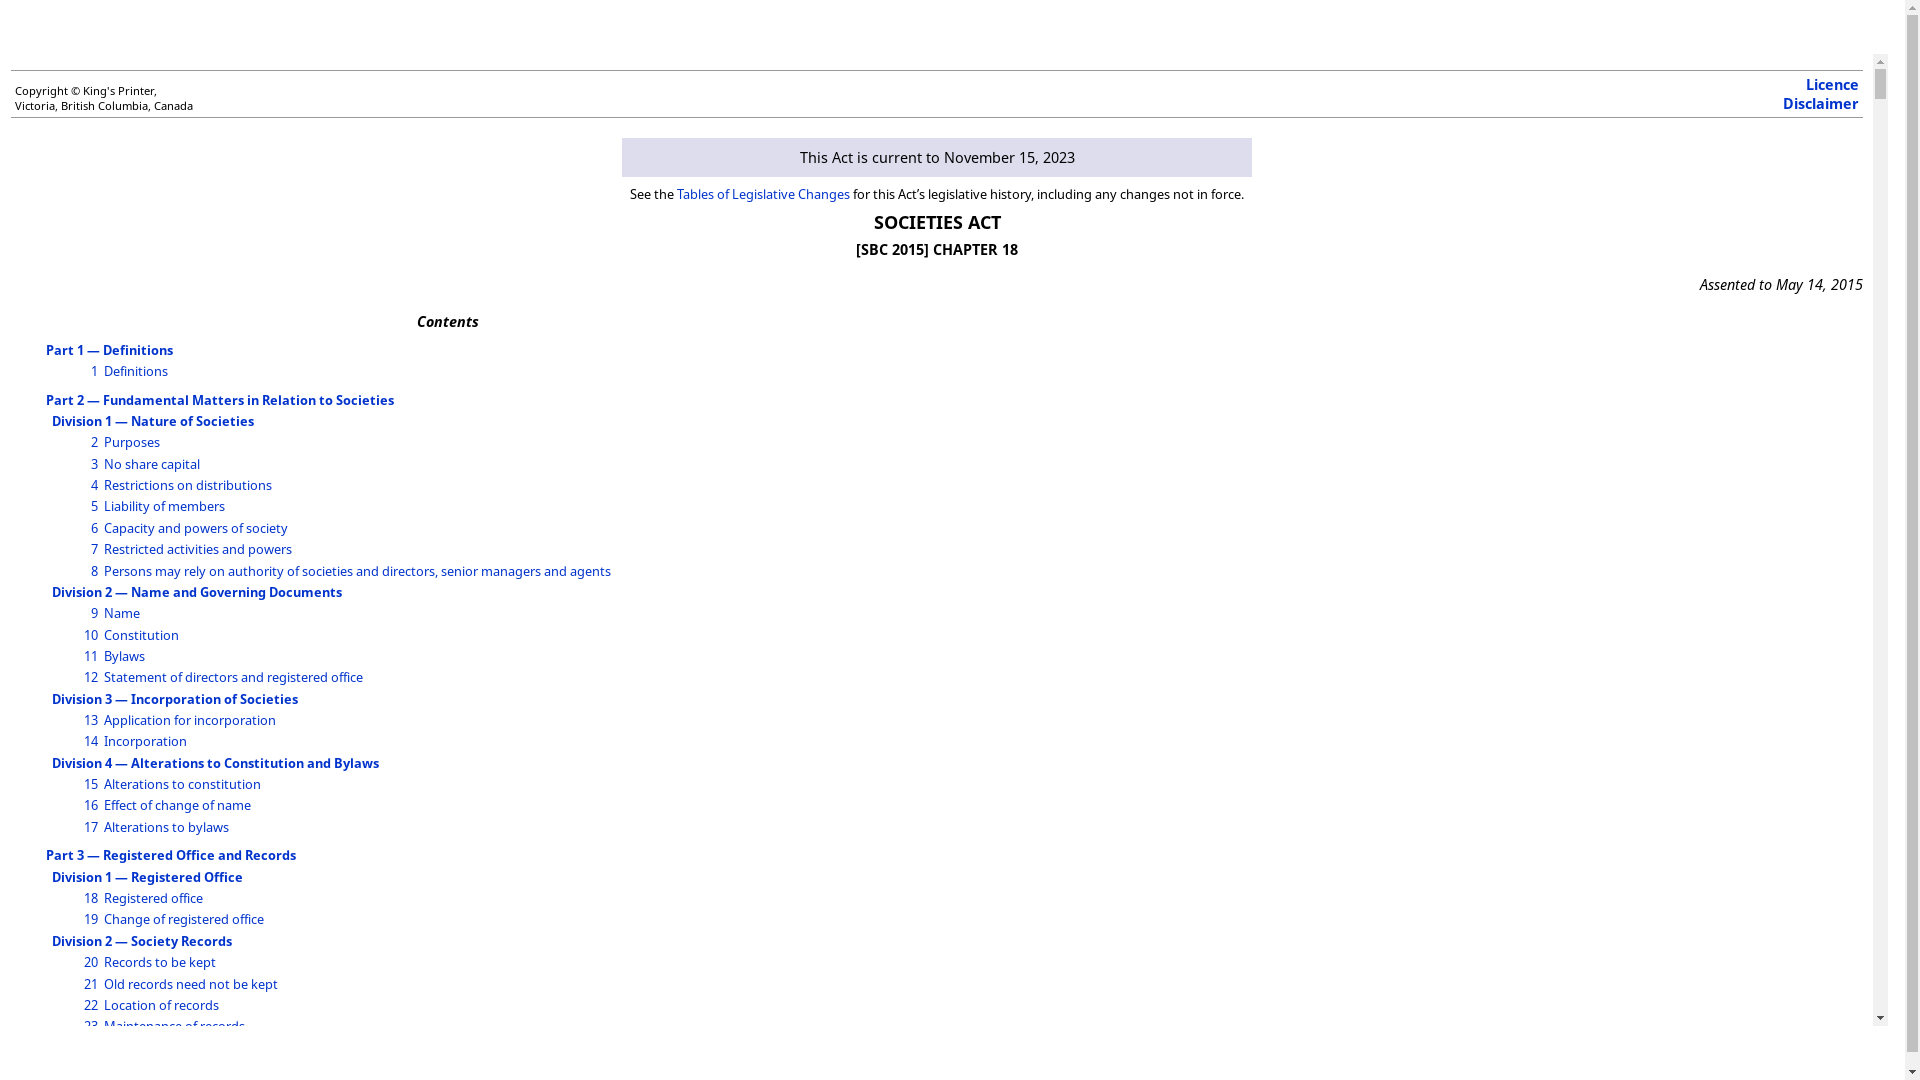  Describe the element at coordinates (123, 655) in the screenshot. I see `'Bylaws'` at that location.